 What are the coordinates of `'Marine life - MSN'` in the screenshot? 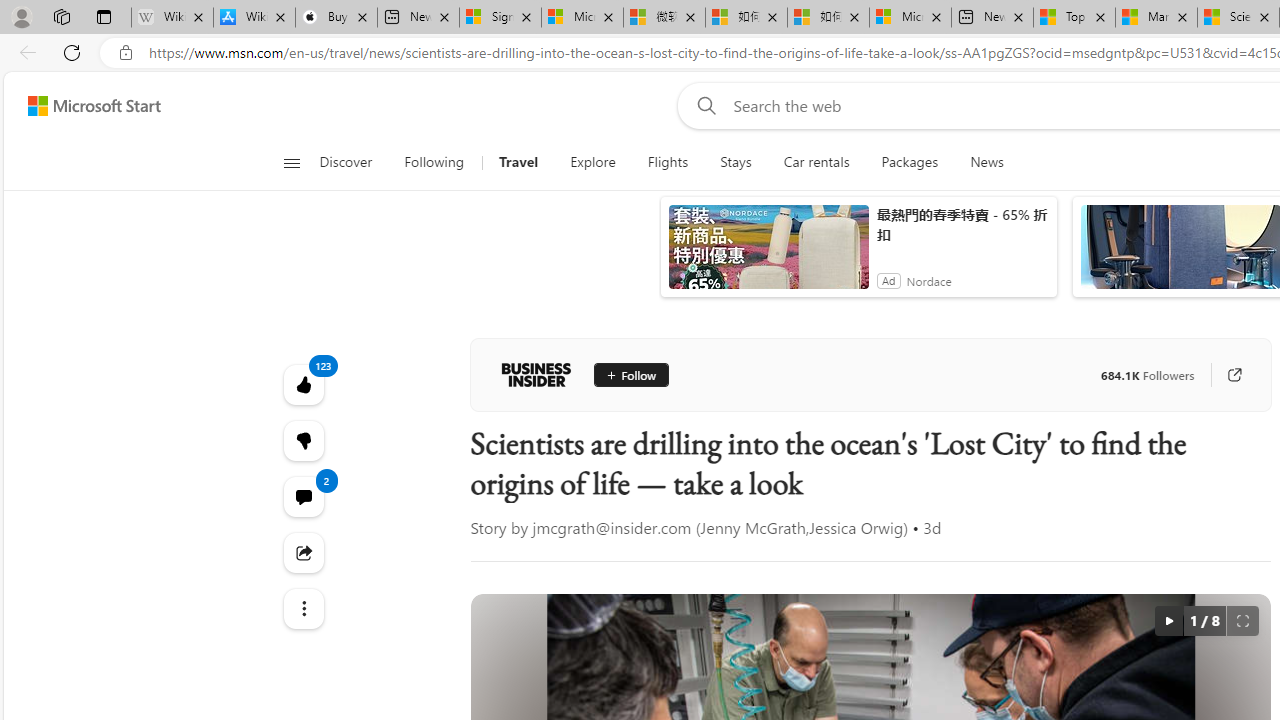 It's located at (1156, 17).